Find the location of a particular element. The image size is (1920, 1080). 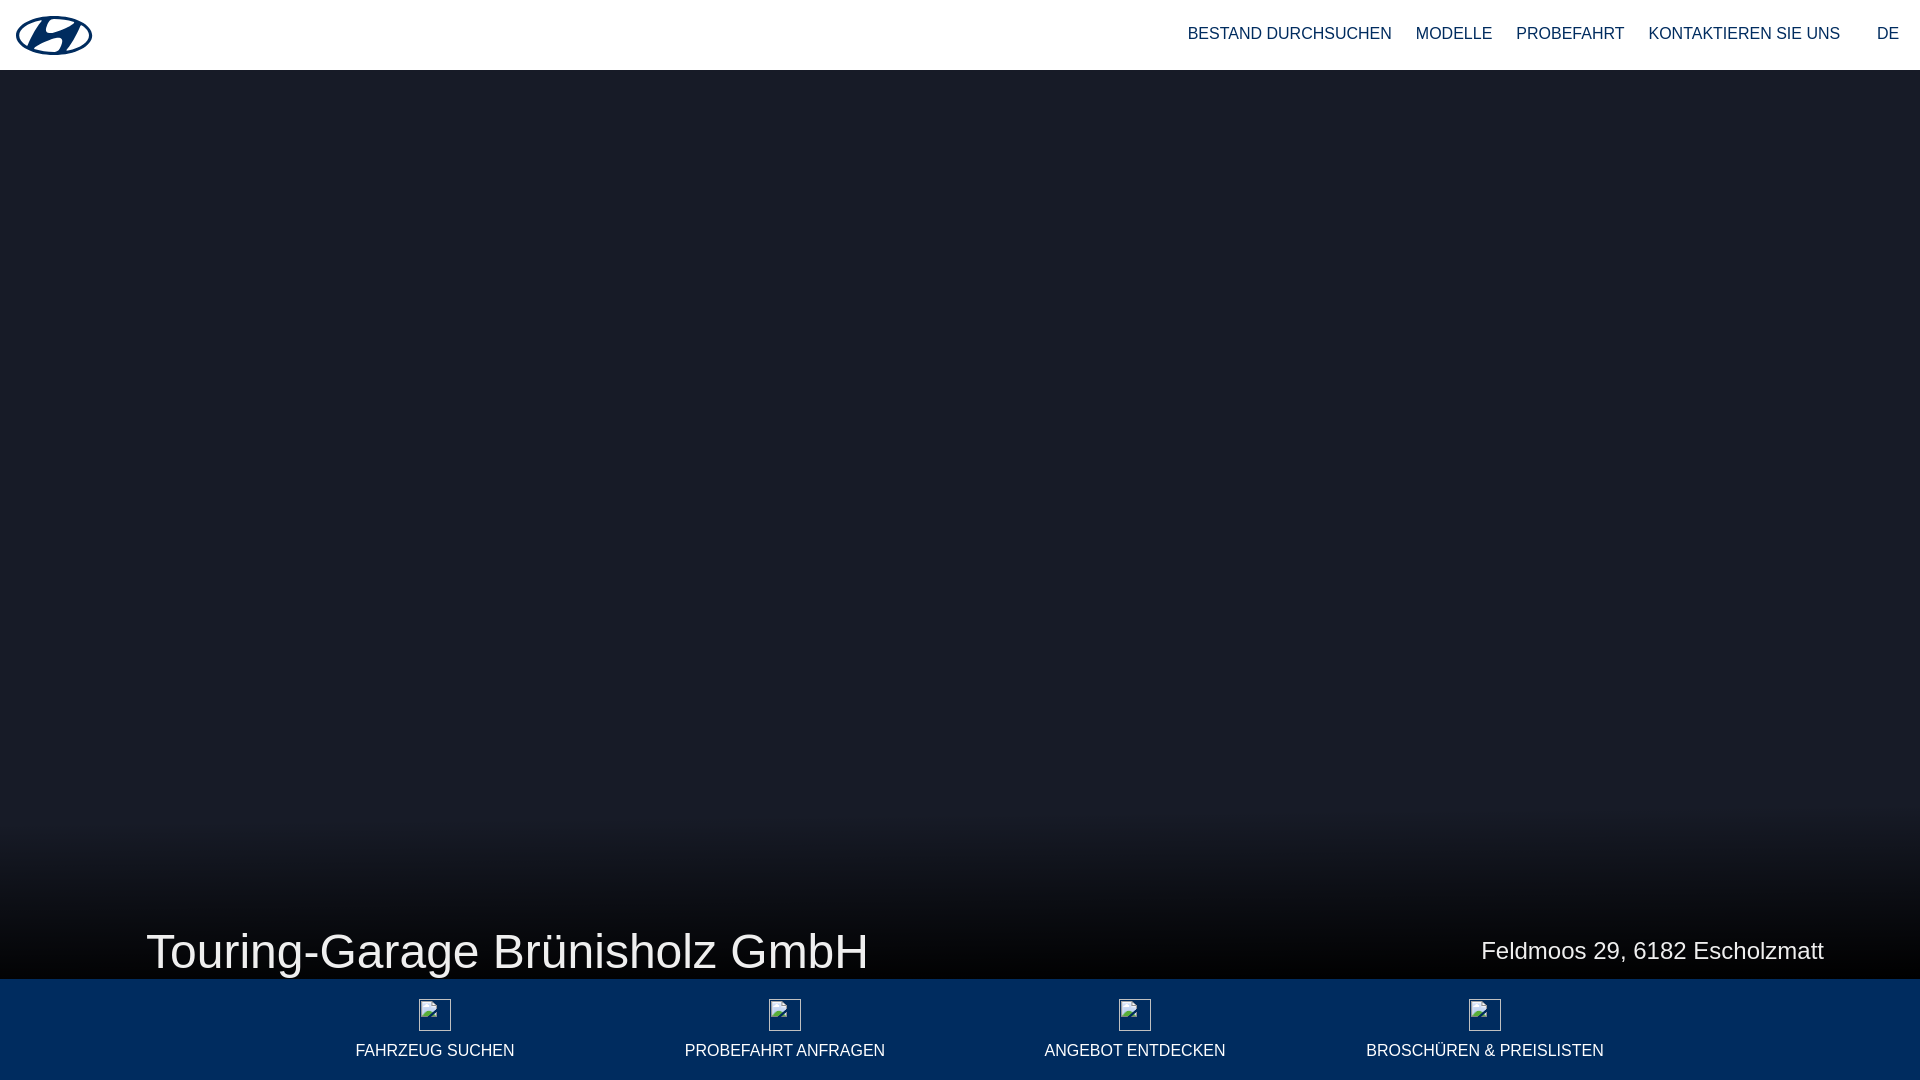

'BESTAND DURCHSUCHEN' is located at coordinates (1290, 34).